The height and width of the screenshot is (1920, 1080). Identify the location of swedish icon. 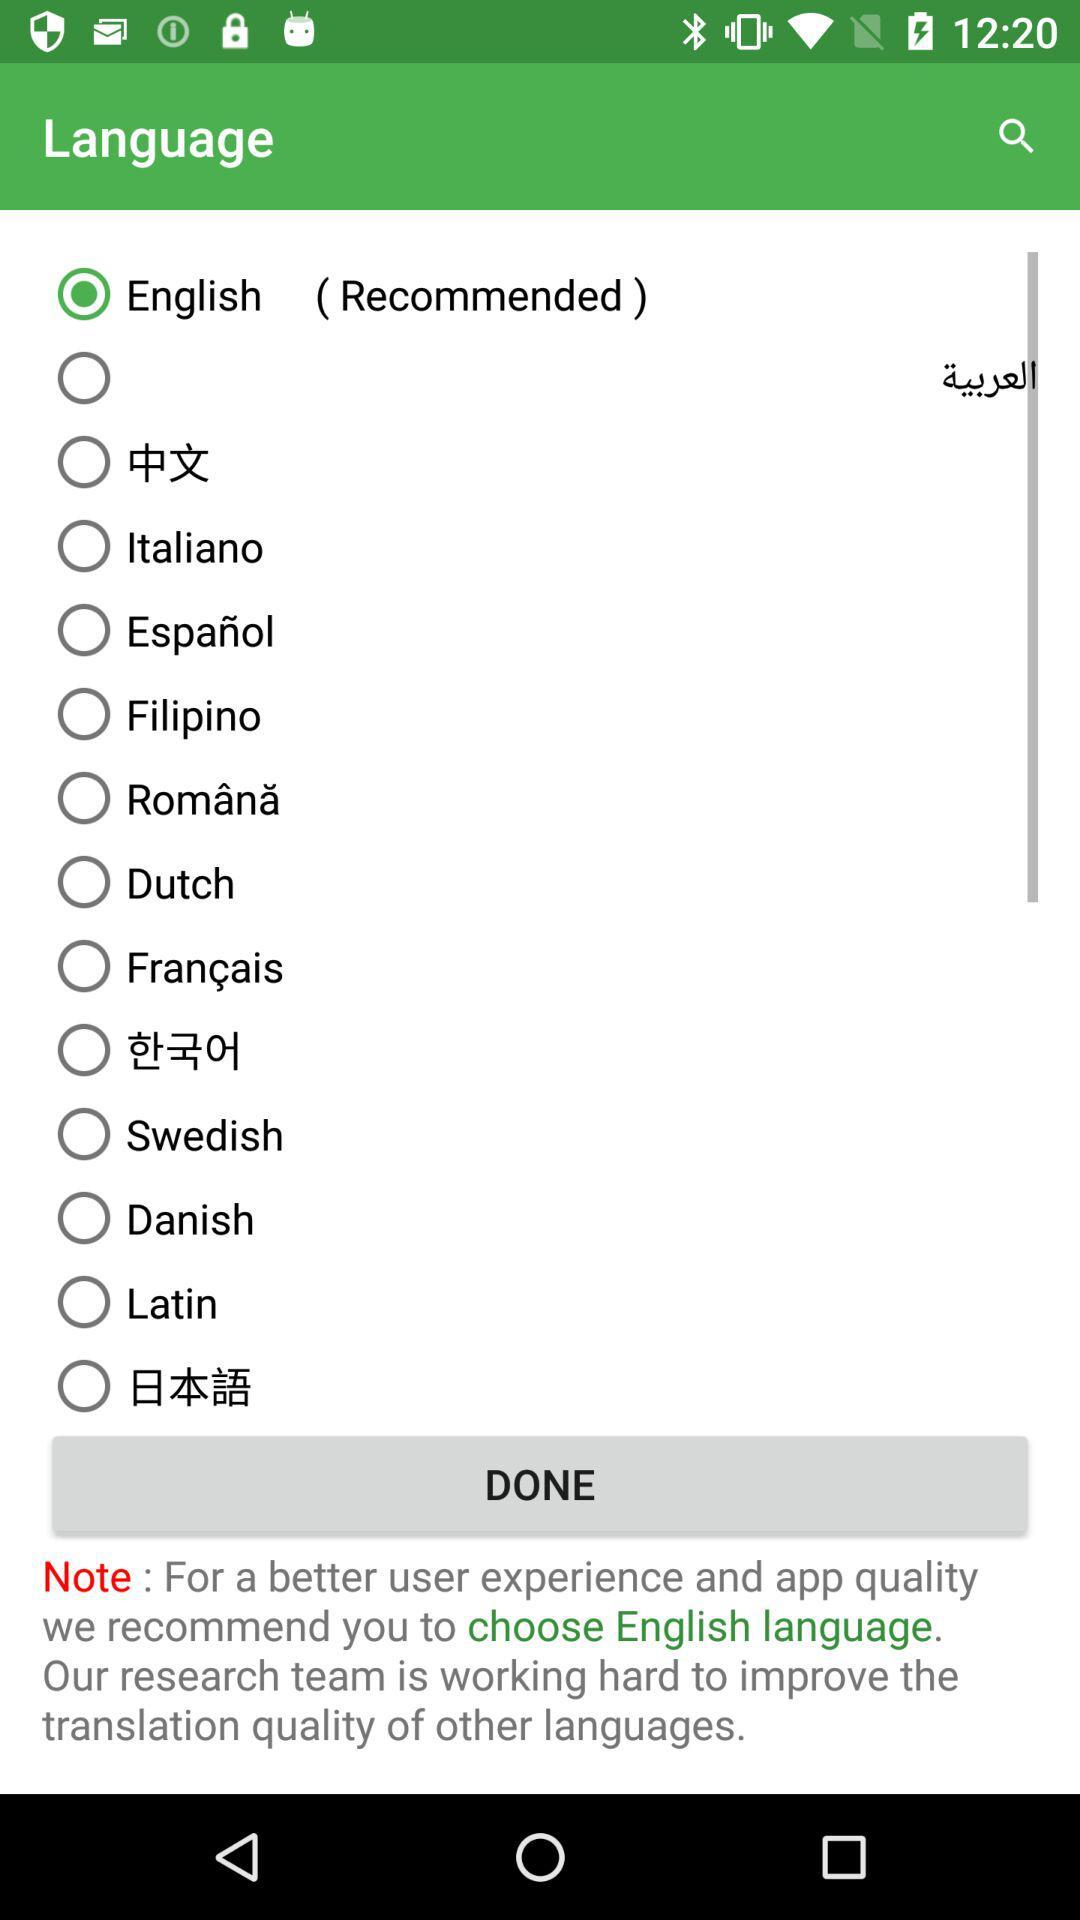
(540, 1133).